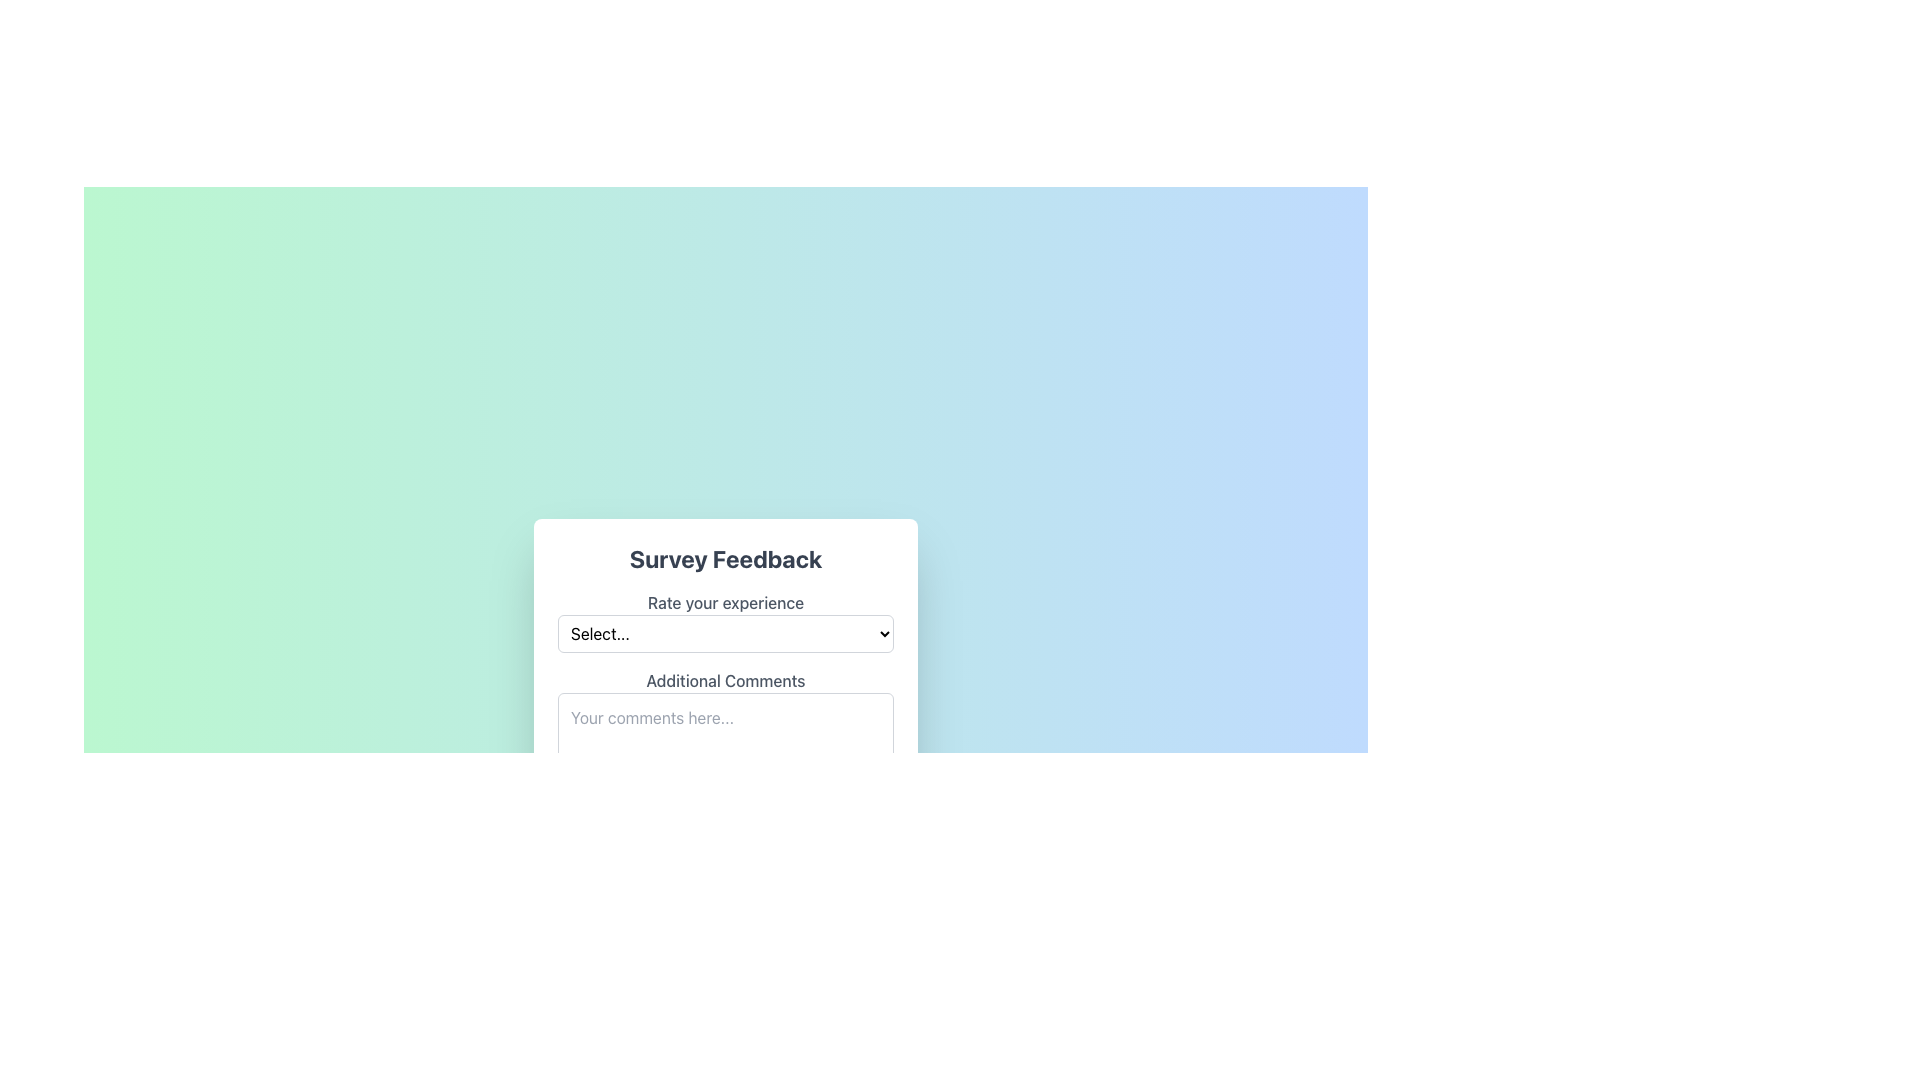  What do you see at coordinates (724, 620) in the screenshot?
I see `the dropdown menu labeled 'Rate your experience'` at bounding box center [724, 620].